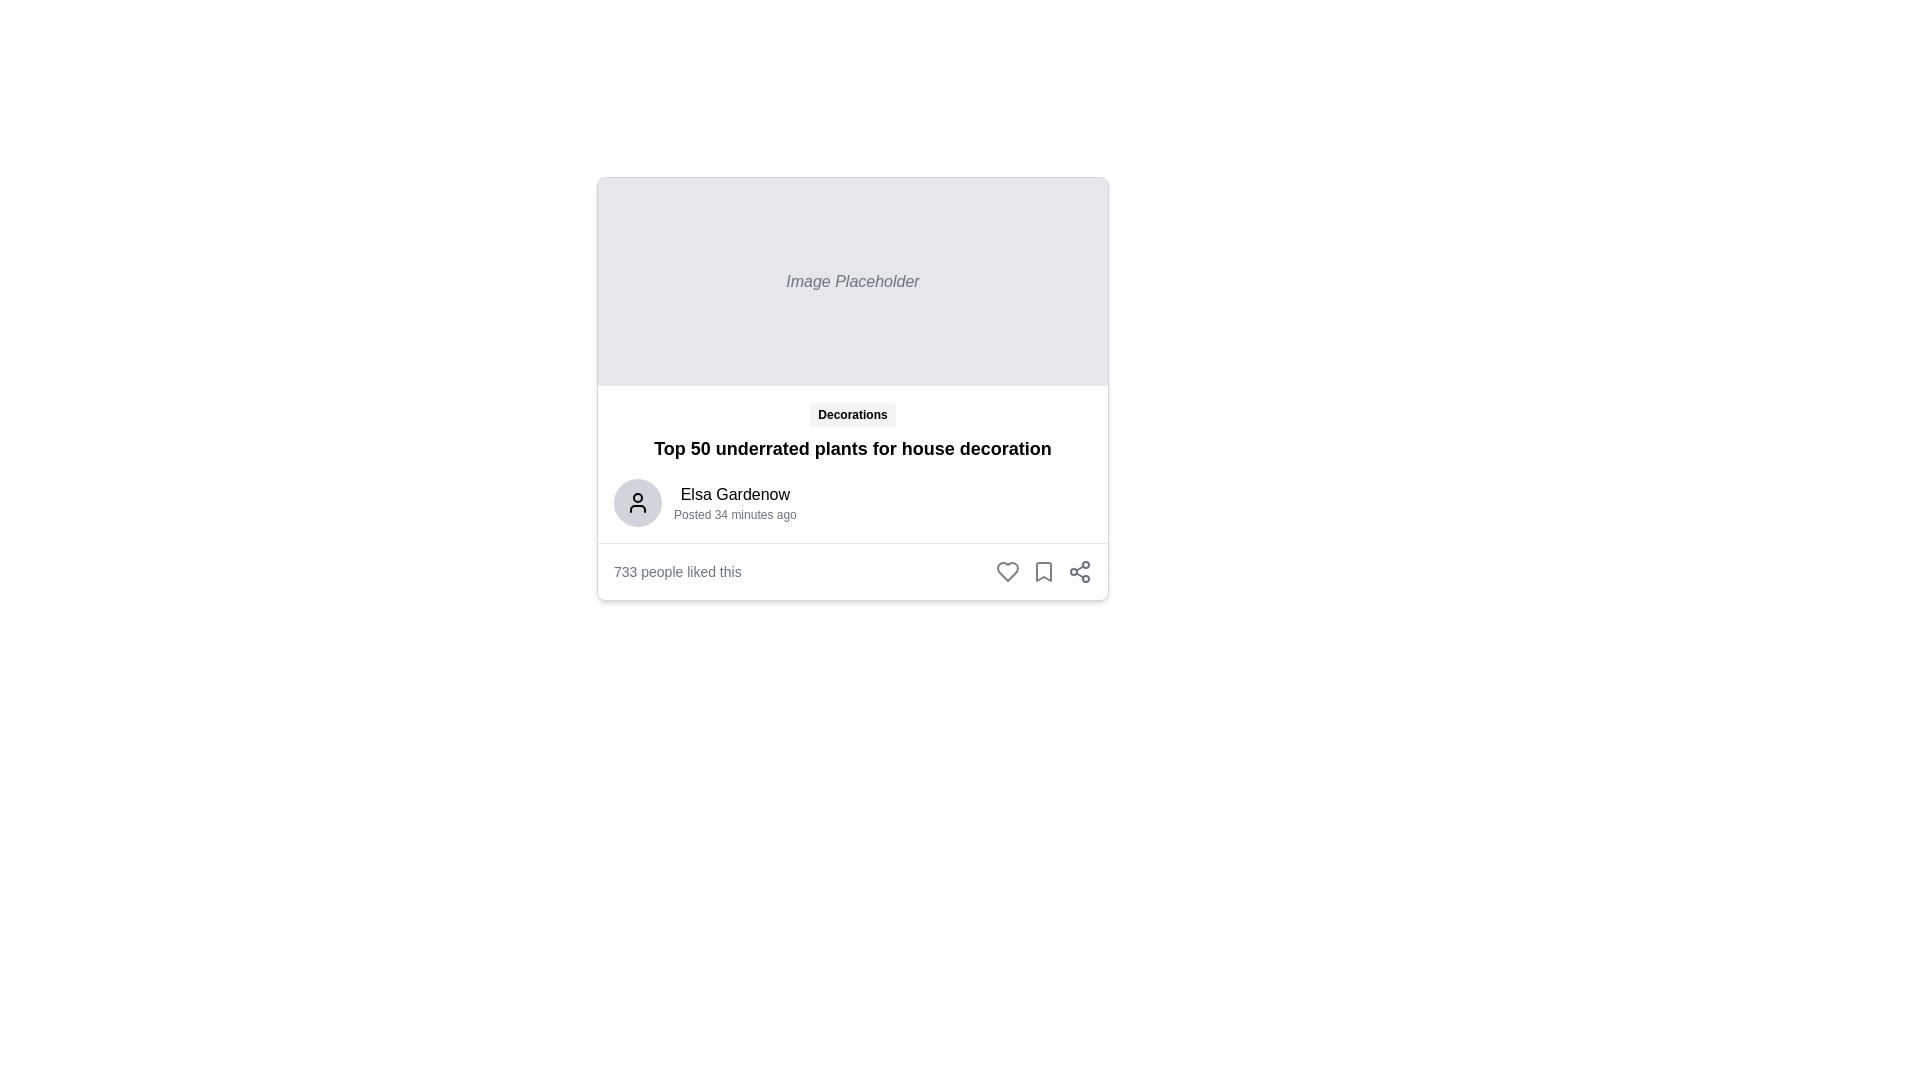 The image size is (1920, 1080). I want to click on the bookmark icon button, which is styled with a gray outline and located centrally among a horizontal group of icons, so click(1042, 571).